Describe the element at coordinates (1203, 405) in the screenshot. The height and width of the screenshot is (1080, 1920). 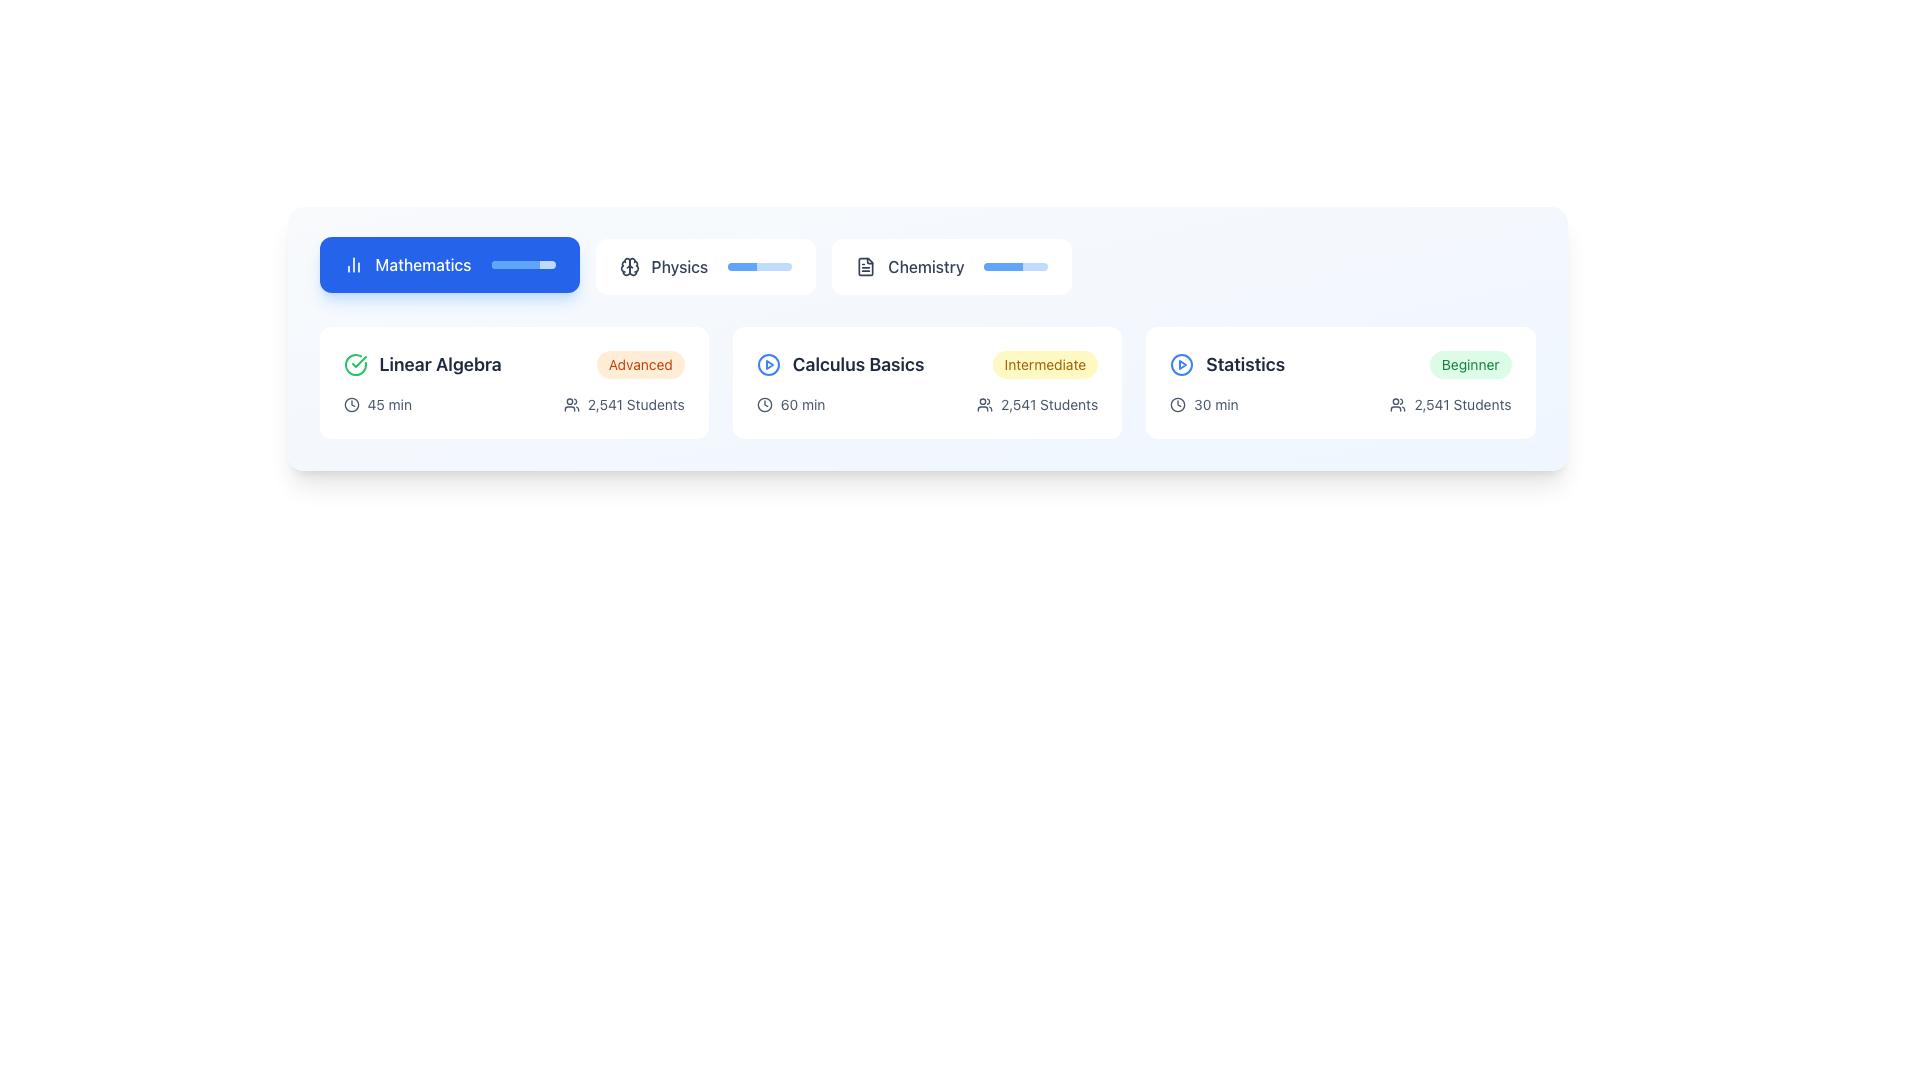
I see `the static informational display showing '30 min' with a clock icon, located in the 'Statistics' section, to the left of '2,541 Students'` at that location.